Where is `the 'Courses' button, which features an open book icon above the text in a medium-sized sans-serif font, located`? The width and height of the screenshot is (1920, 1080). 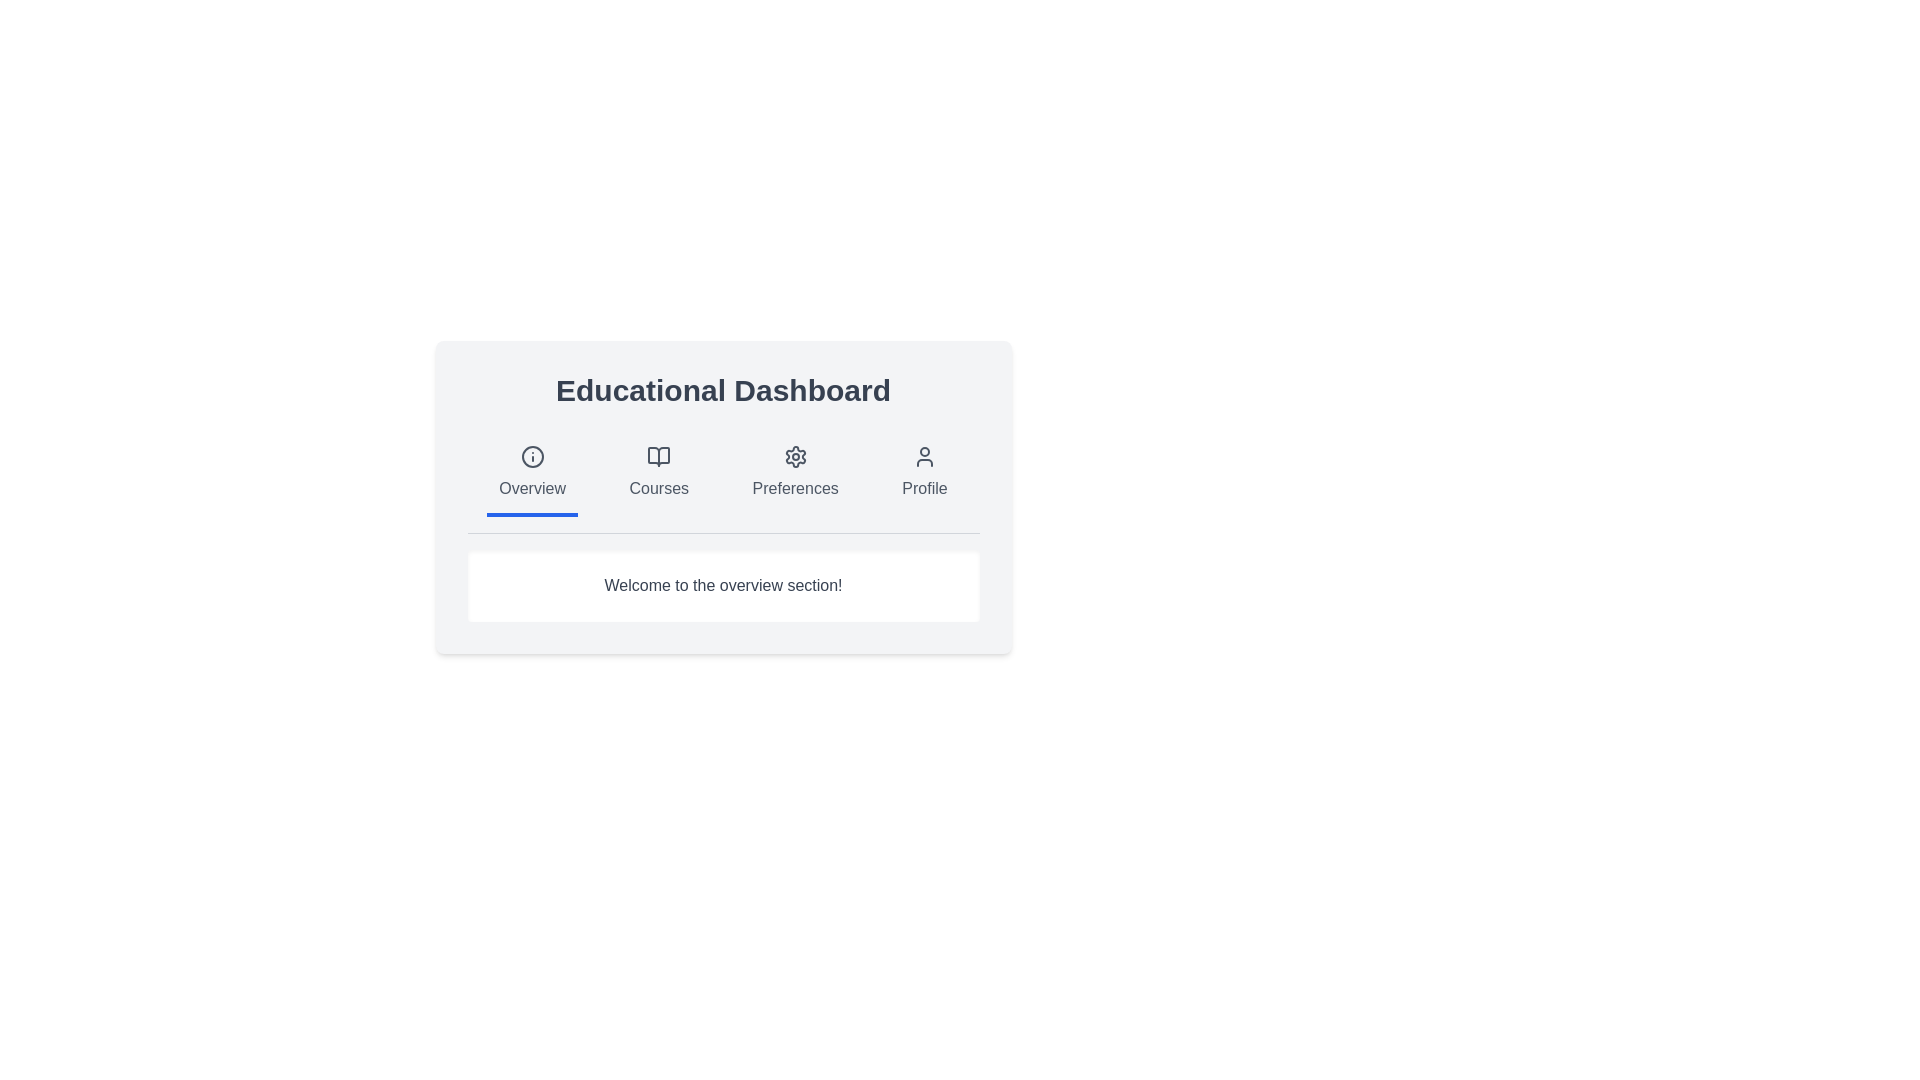
the 'Courses' button, which features an open book icon above the text in a medium-sized sans-serif font, located is located at coordinates (659, 474).